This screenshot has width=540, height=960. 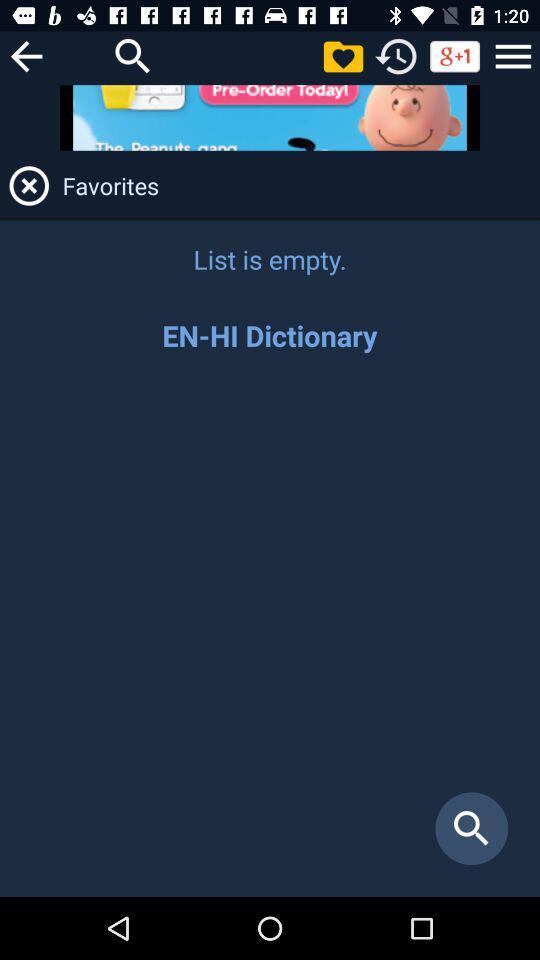 I want to click on the close icon, so click(x=28, y=185).